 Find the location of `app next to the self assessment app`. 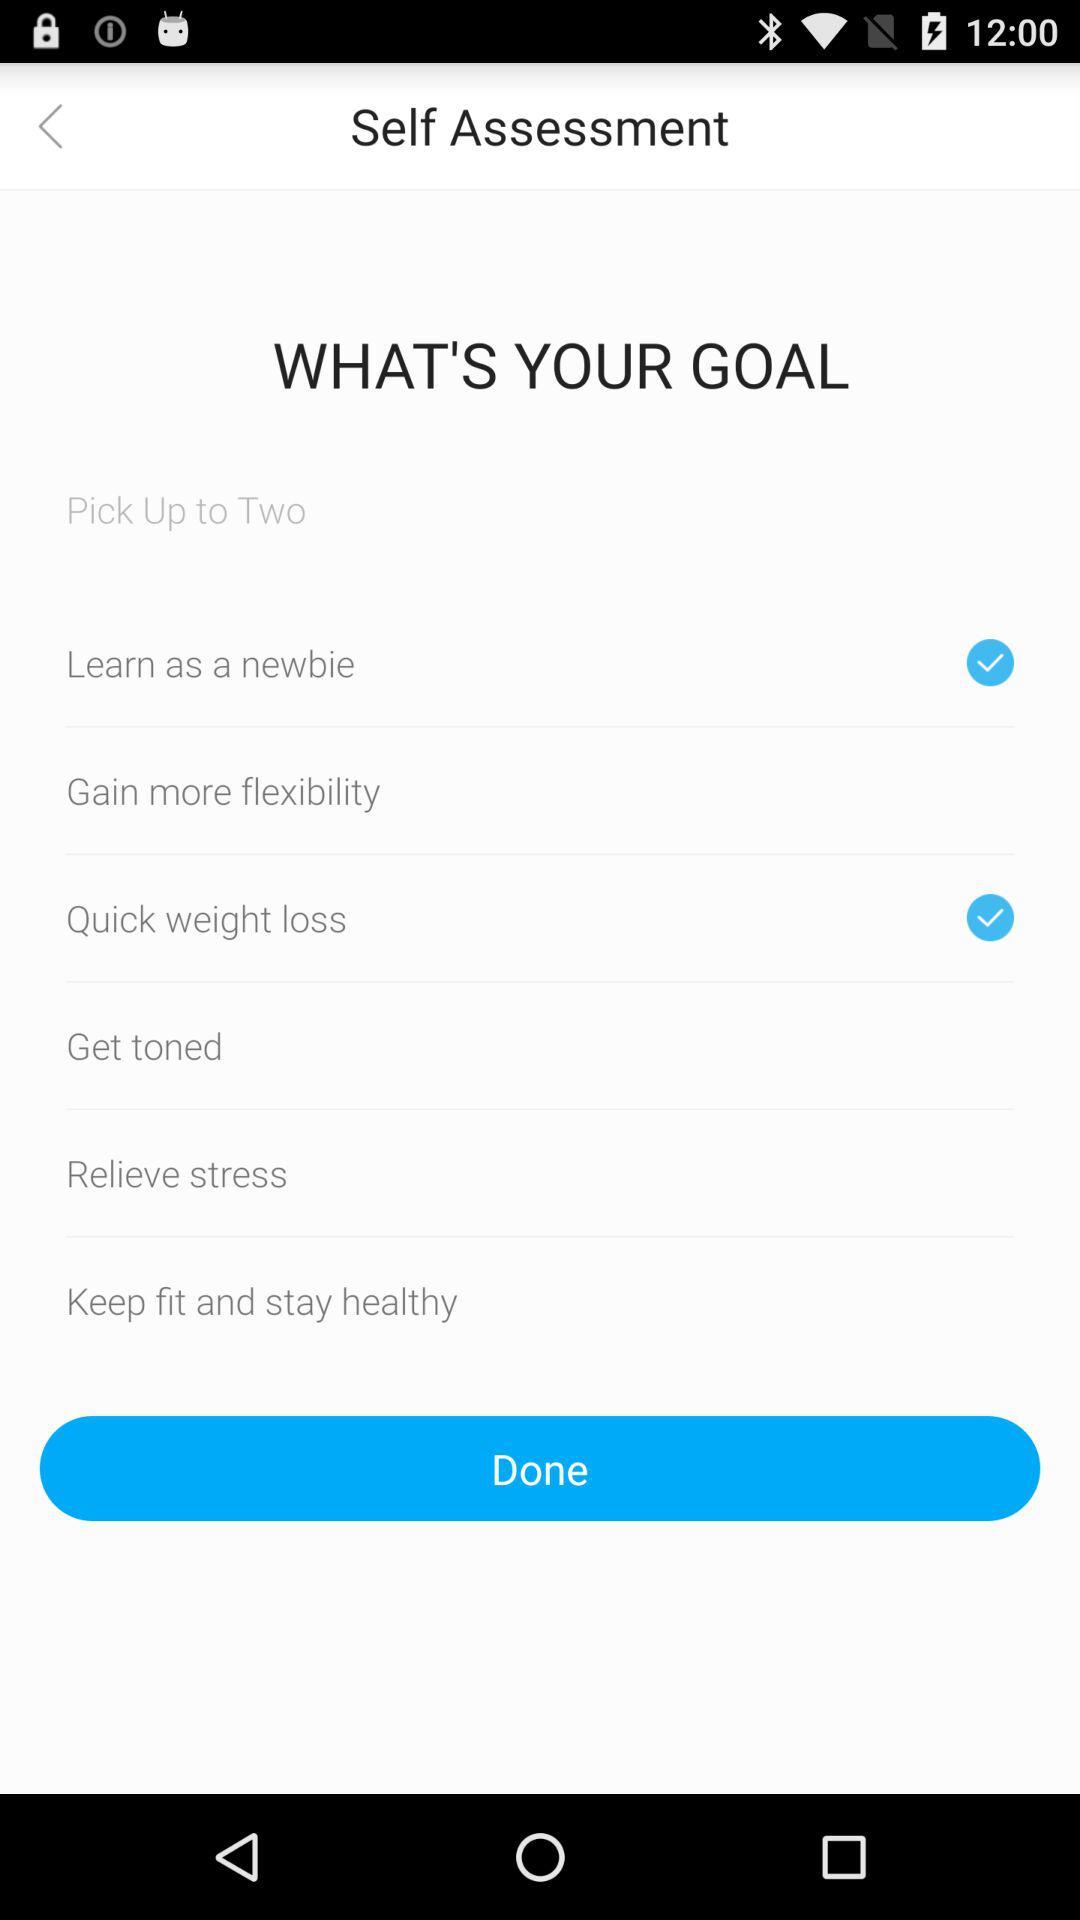

app next to the self assessment app is located at coordinates (61, 124).